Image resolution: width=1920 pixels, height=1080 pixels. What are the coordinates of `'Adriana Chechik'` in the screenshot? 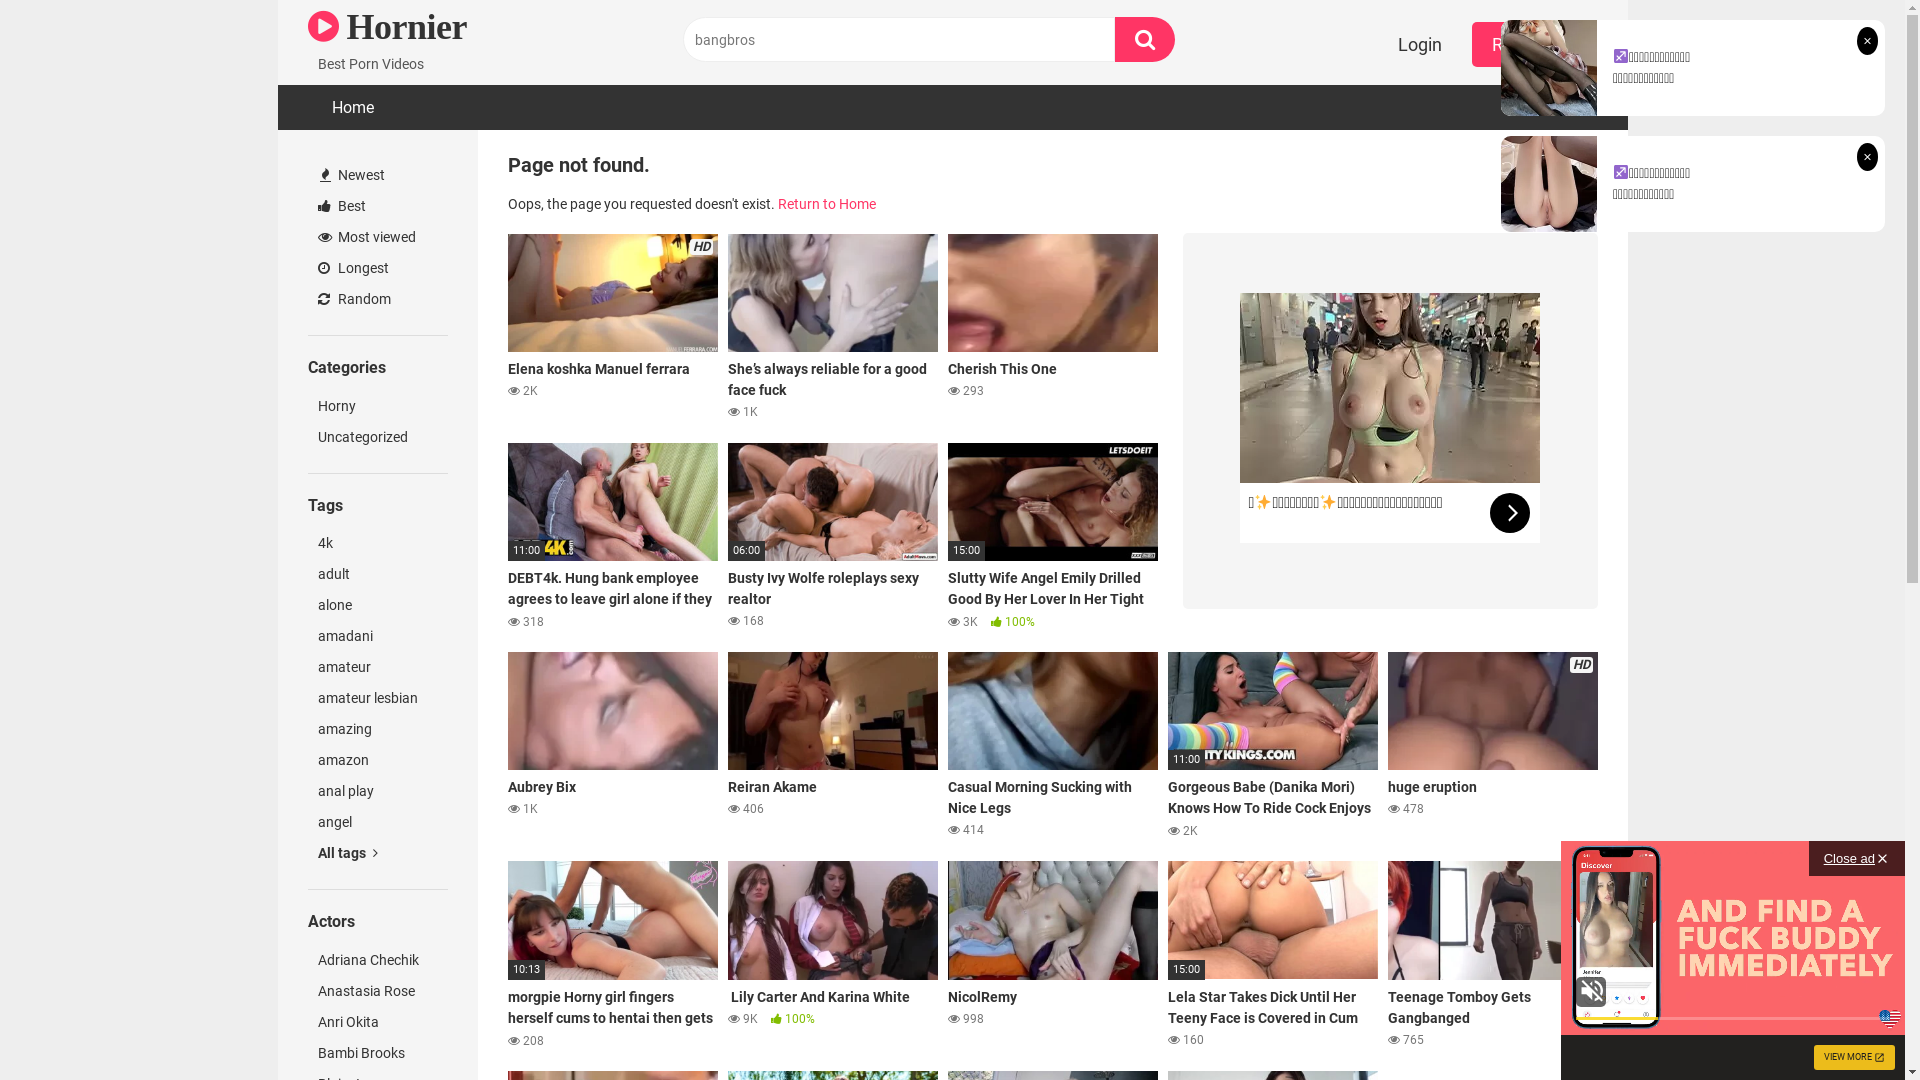 It's located at (378, 959).